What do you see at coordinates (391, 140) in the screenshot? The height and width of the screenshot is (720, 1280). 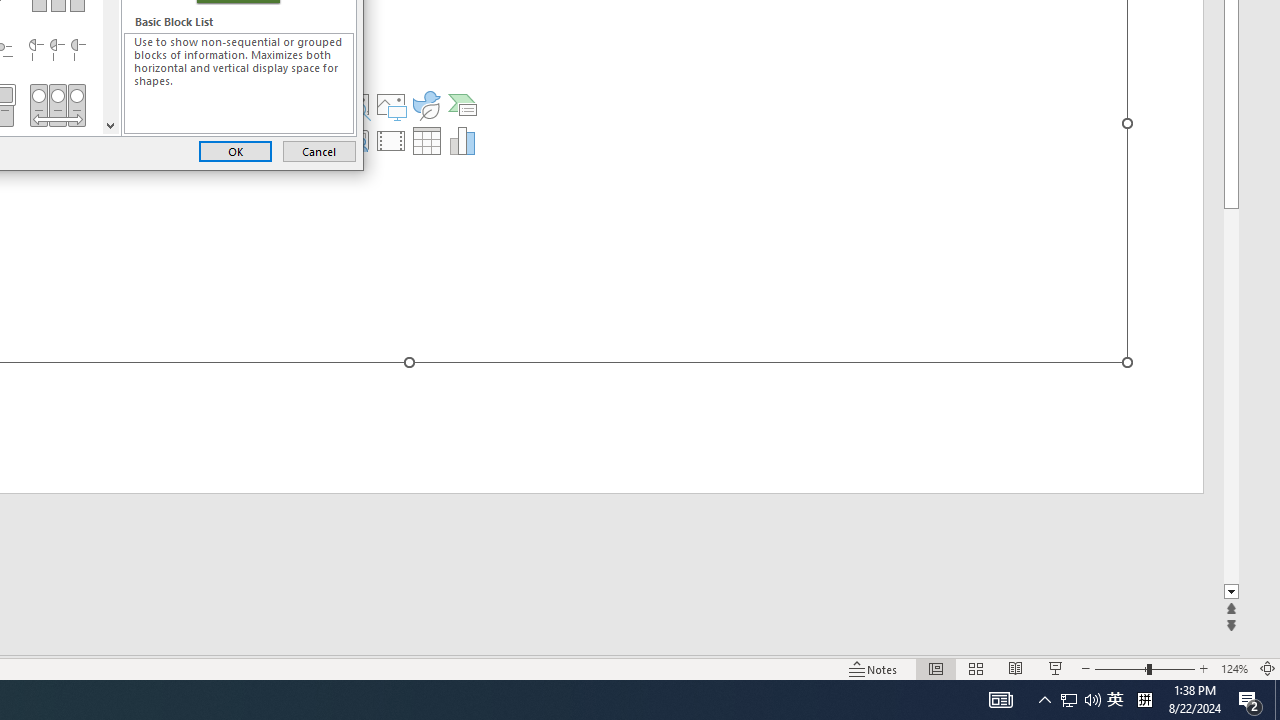 I see `'Insert Video'` at bounding box center [391, 140].